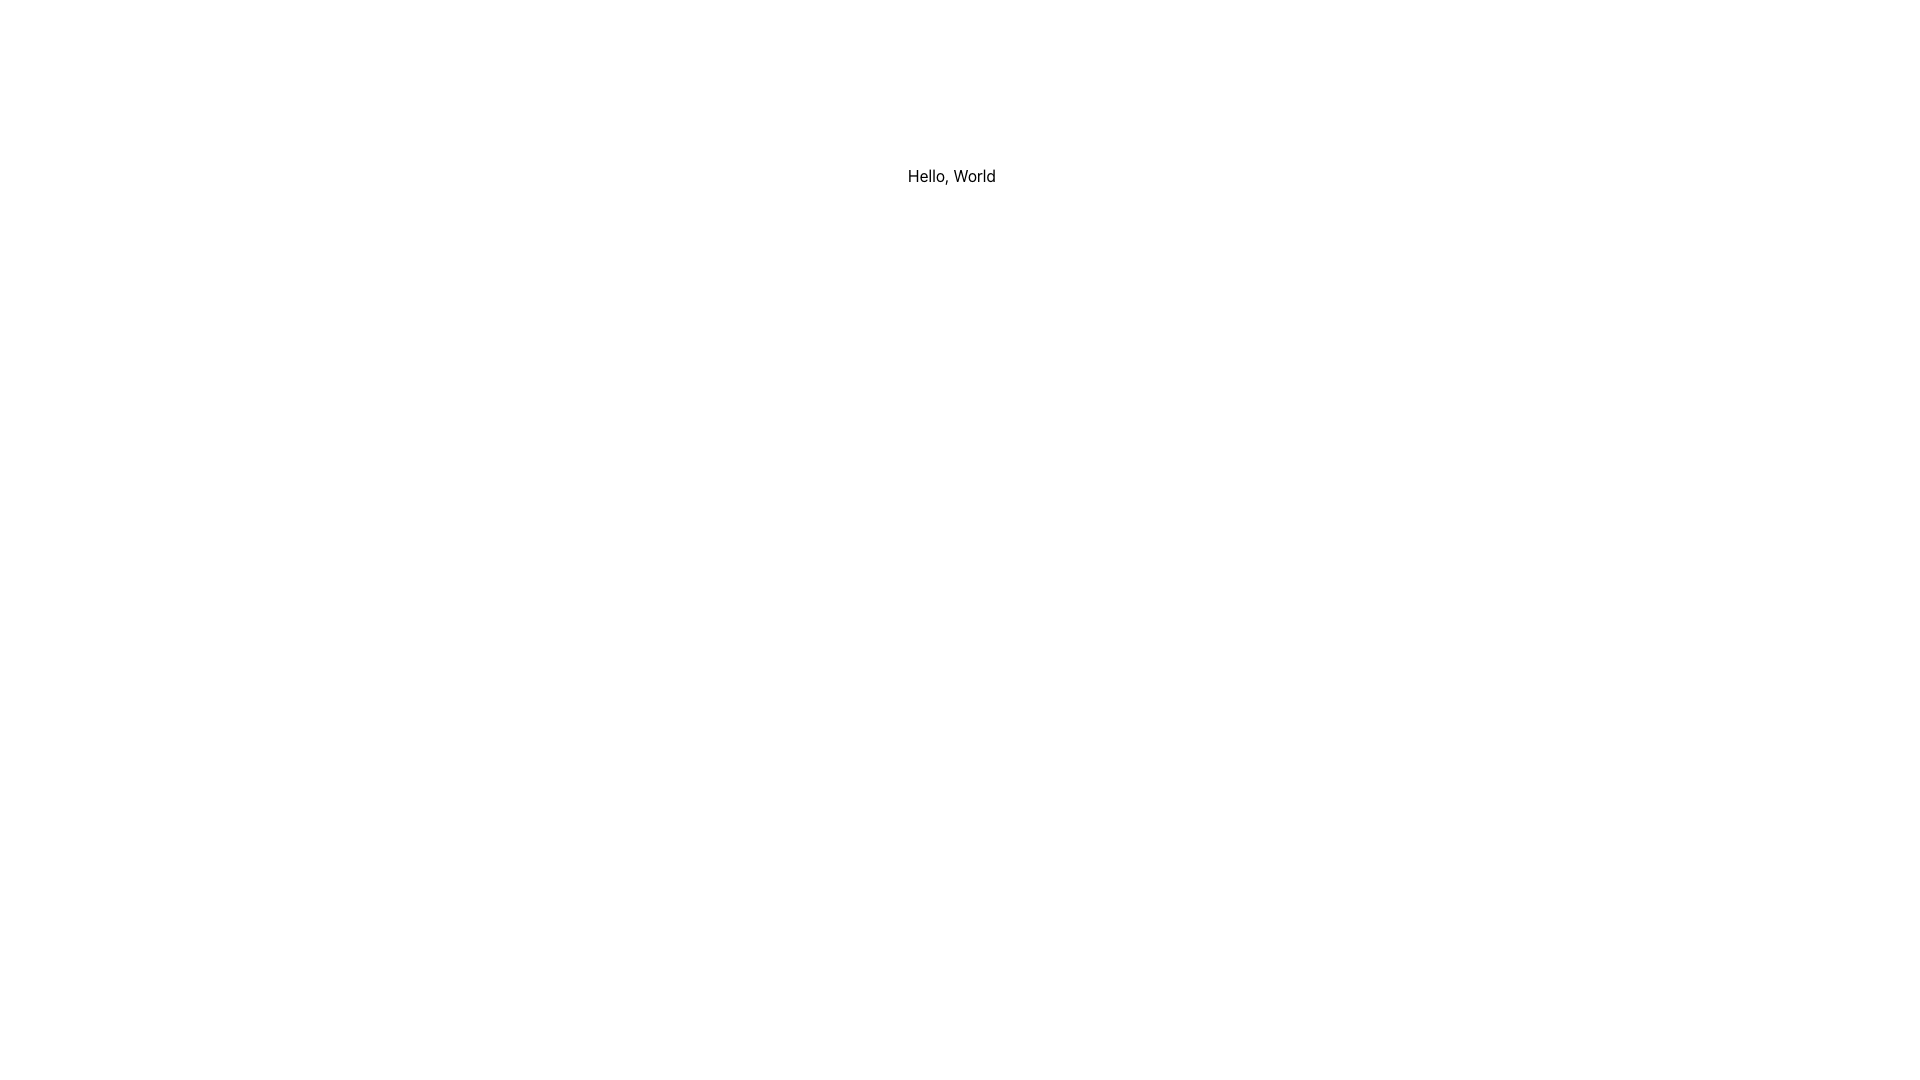 The image size is (1920, 1080). What do you see at coordinates (950, 175) in the screenshot?
I see `the text element displaying 'Hello, World', which is centrally aligned in a black font against a white background` at bounding box center [950, 175].